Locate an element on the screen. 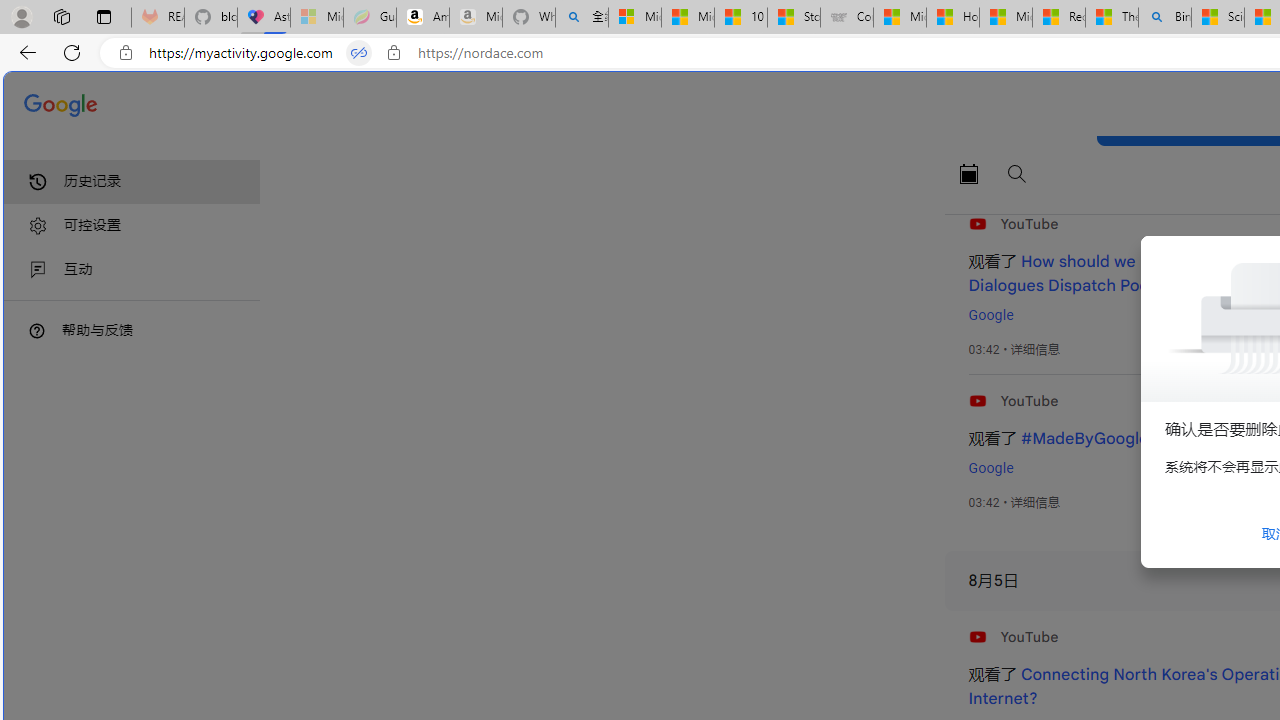 The width and height of the screenshot is (1280, 720). 'Recipes - MSN' is located at coordinates (1058, 17).